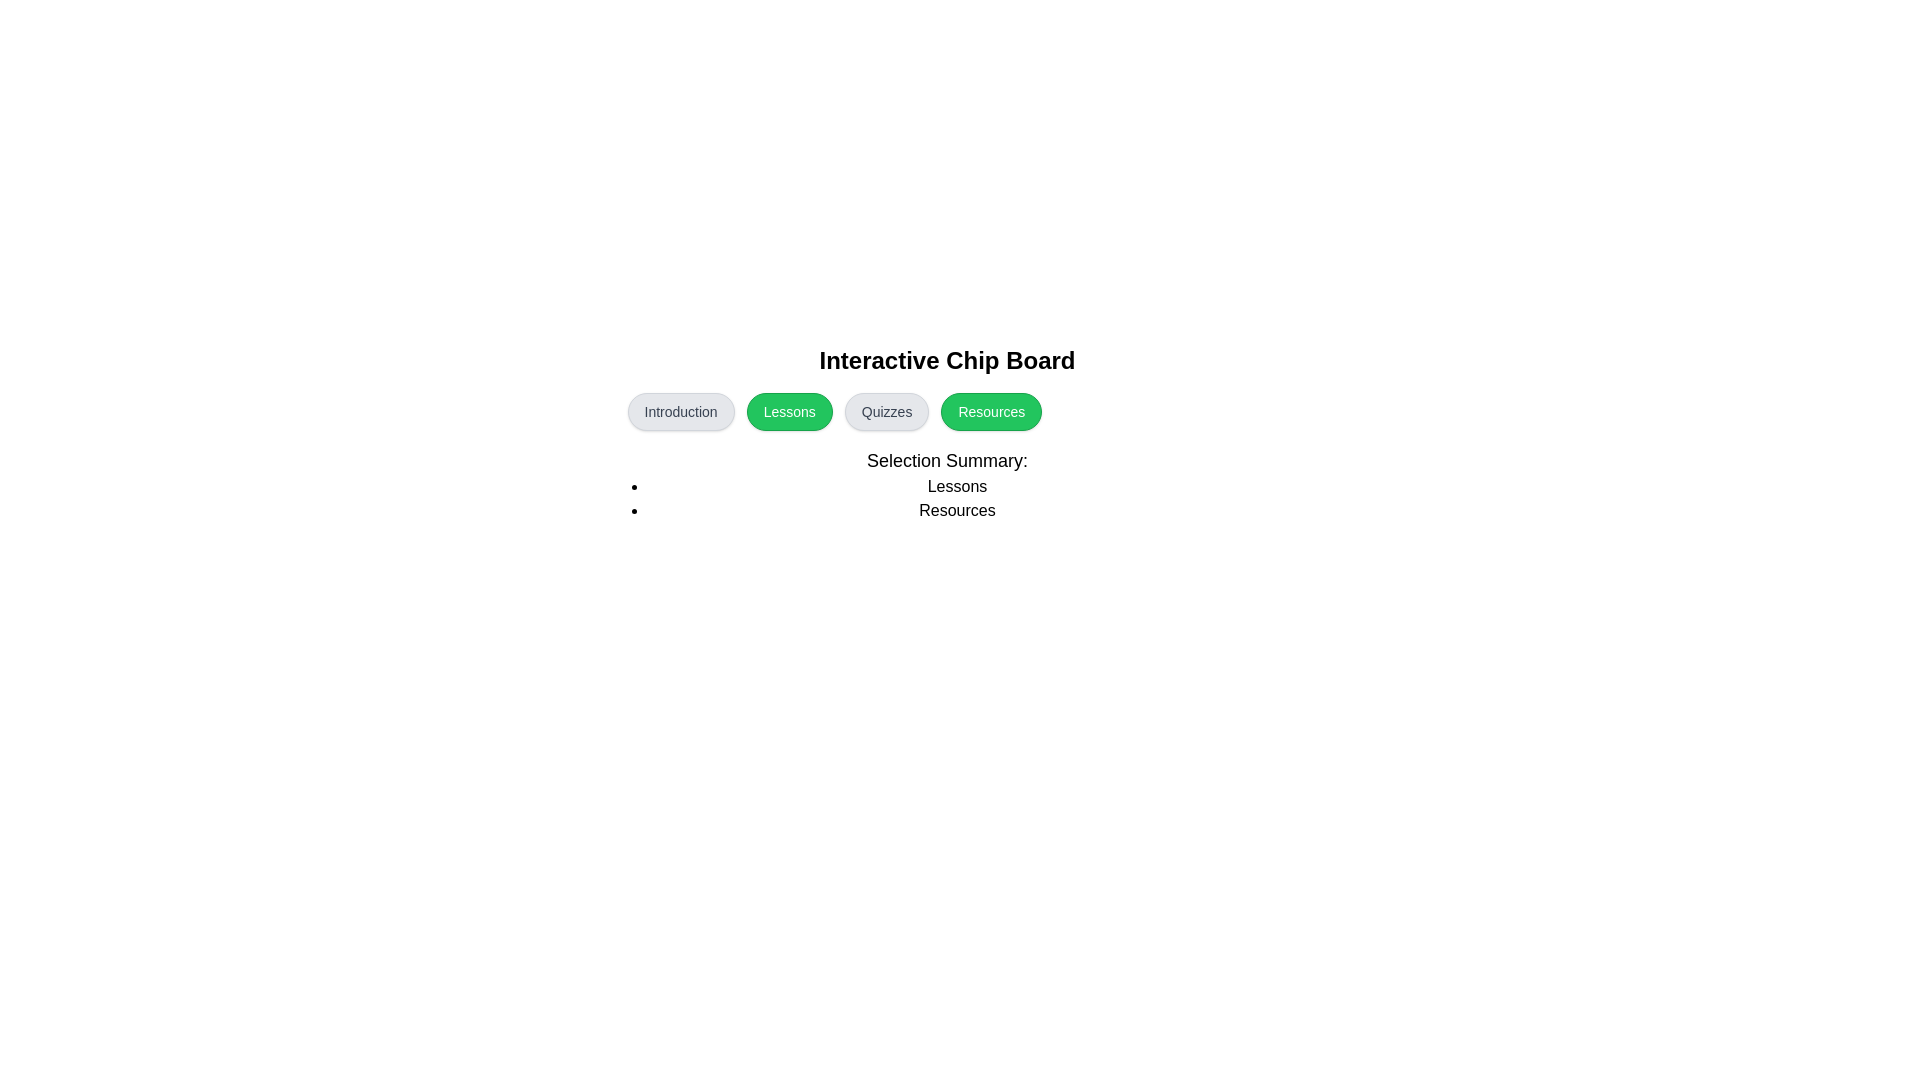 This screenshot has height=1080, width=1920. Describe the element at coordinates (946, 461) in the screenshot. I see `text header labeled 'Selection Summary:' which is prominently displayed above the list of items in the interface` at that location.